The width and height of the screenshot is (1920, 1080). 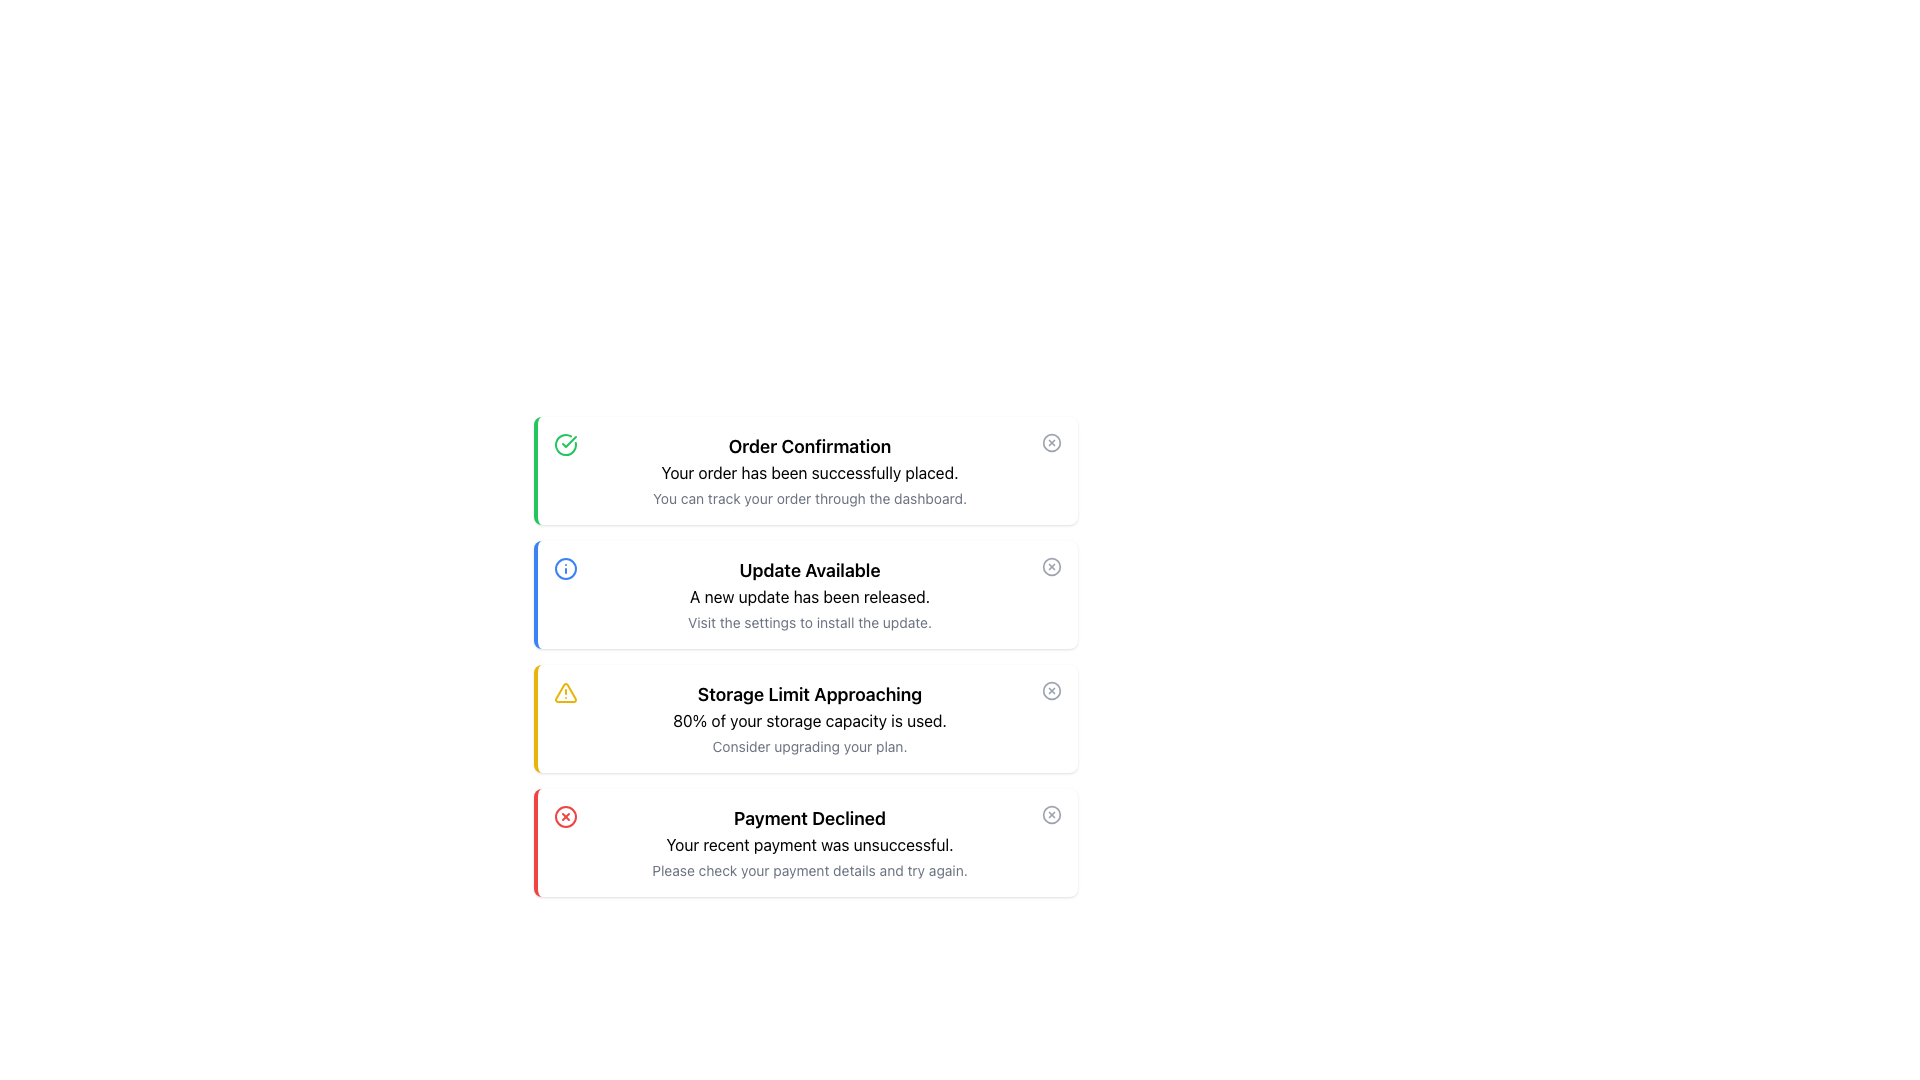 What do you see at coordinates (1050, 814) in the screenshot?
I see `the circular element within the 'close' icon of the last notification card labeled 'Payment Declined'` at bounding box center [1050, 814].